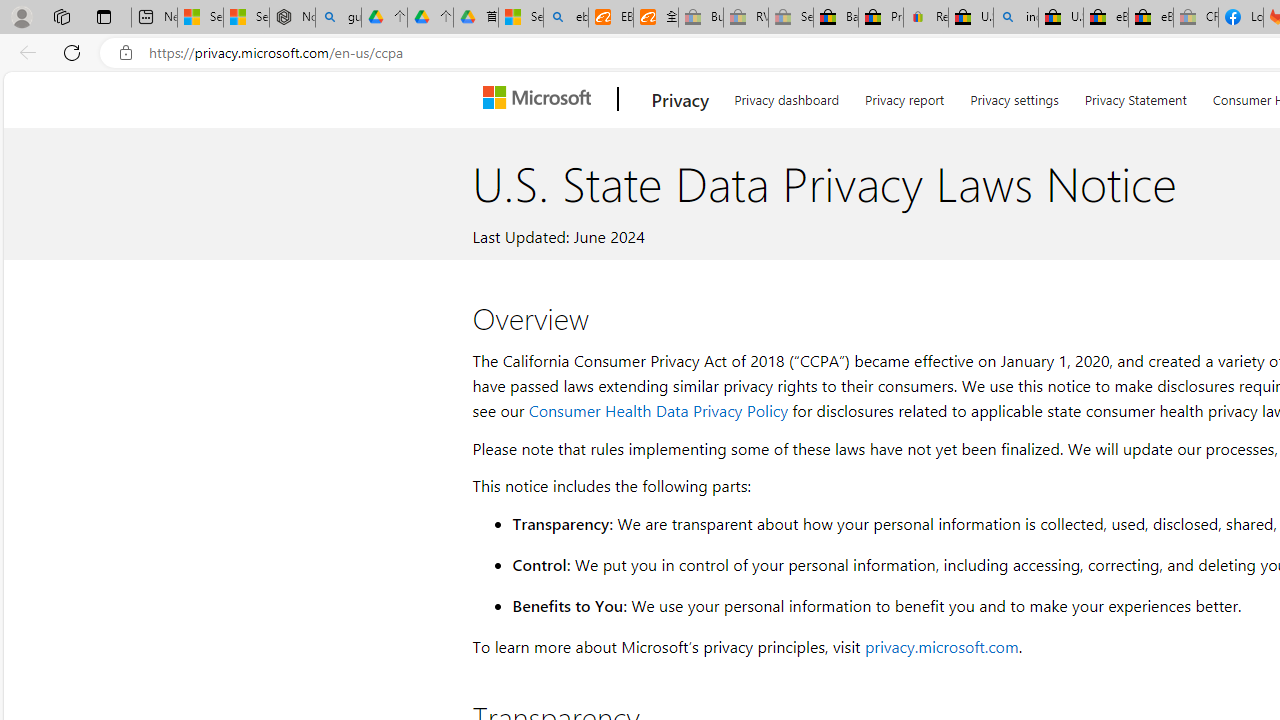  I want to click on 'Privacy settings', so click(1014, 96).